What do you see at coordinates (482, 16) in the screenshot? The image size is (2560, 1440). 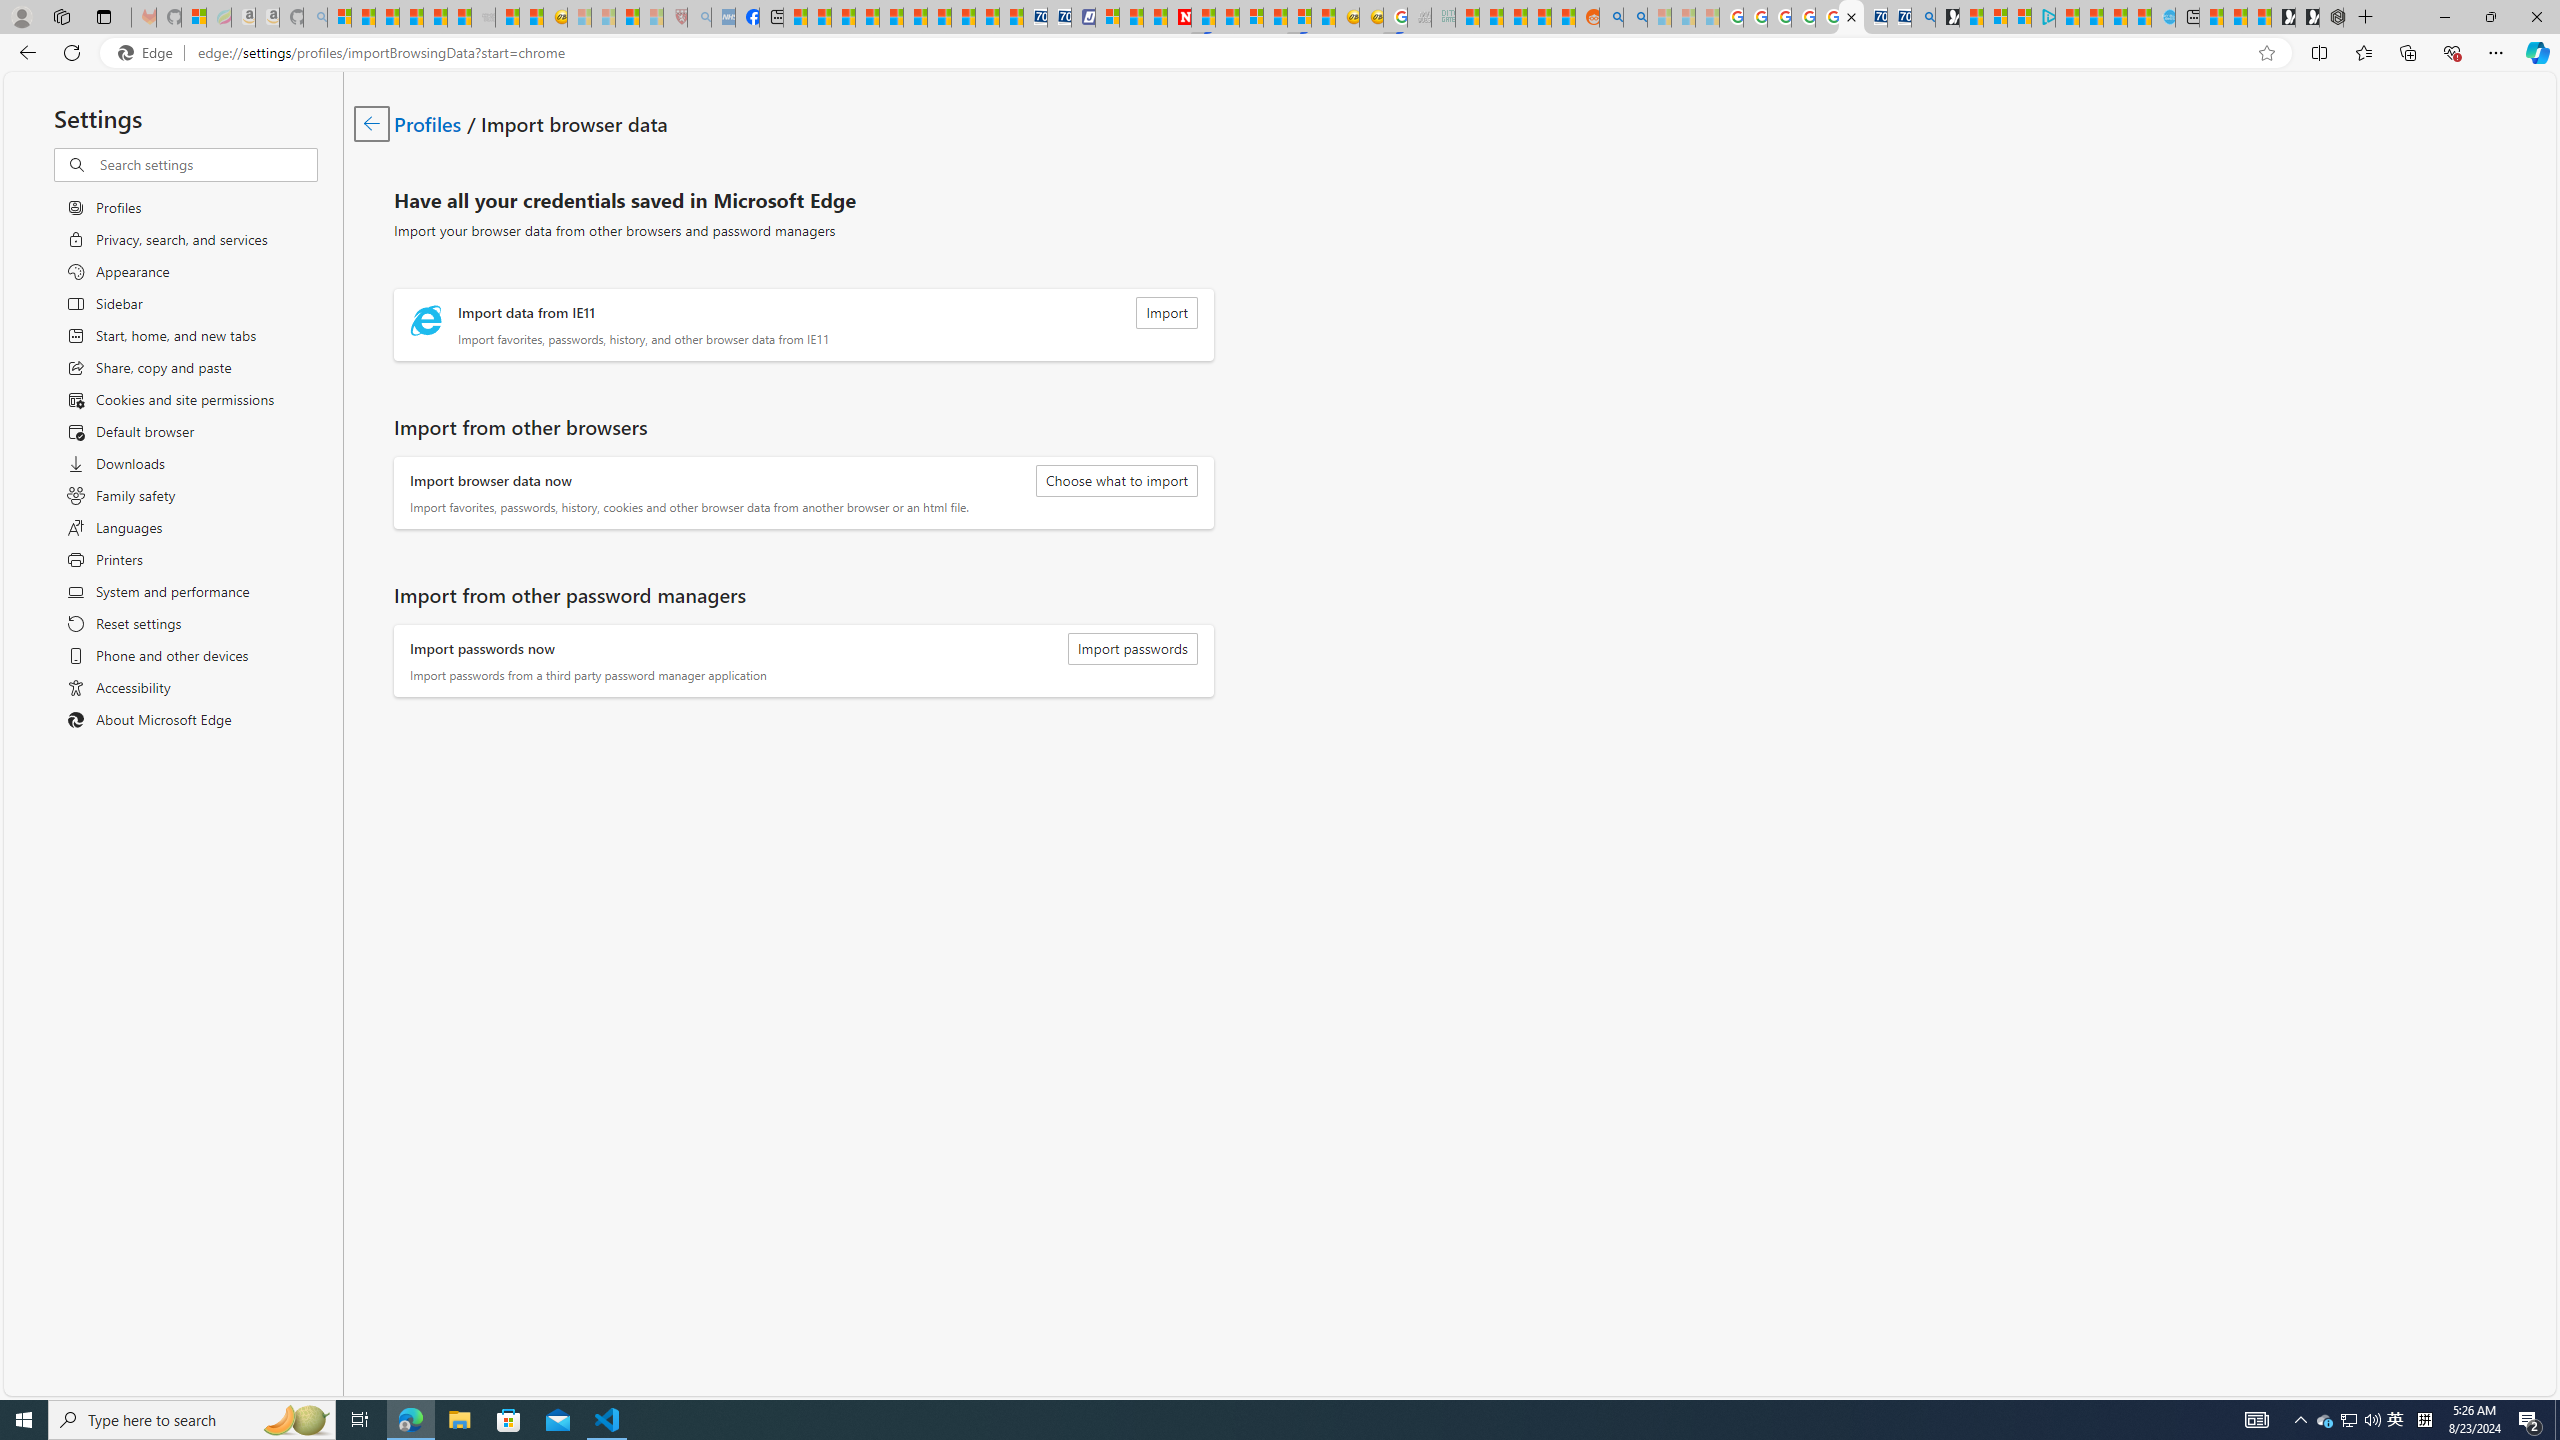 I see `'Combat Siege - Sleeping'` at bounding box center [482, 16].